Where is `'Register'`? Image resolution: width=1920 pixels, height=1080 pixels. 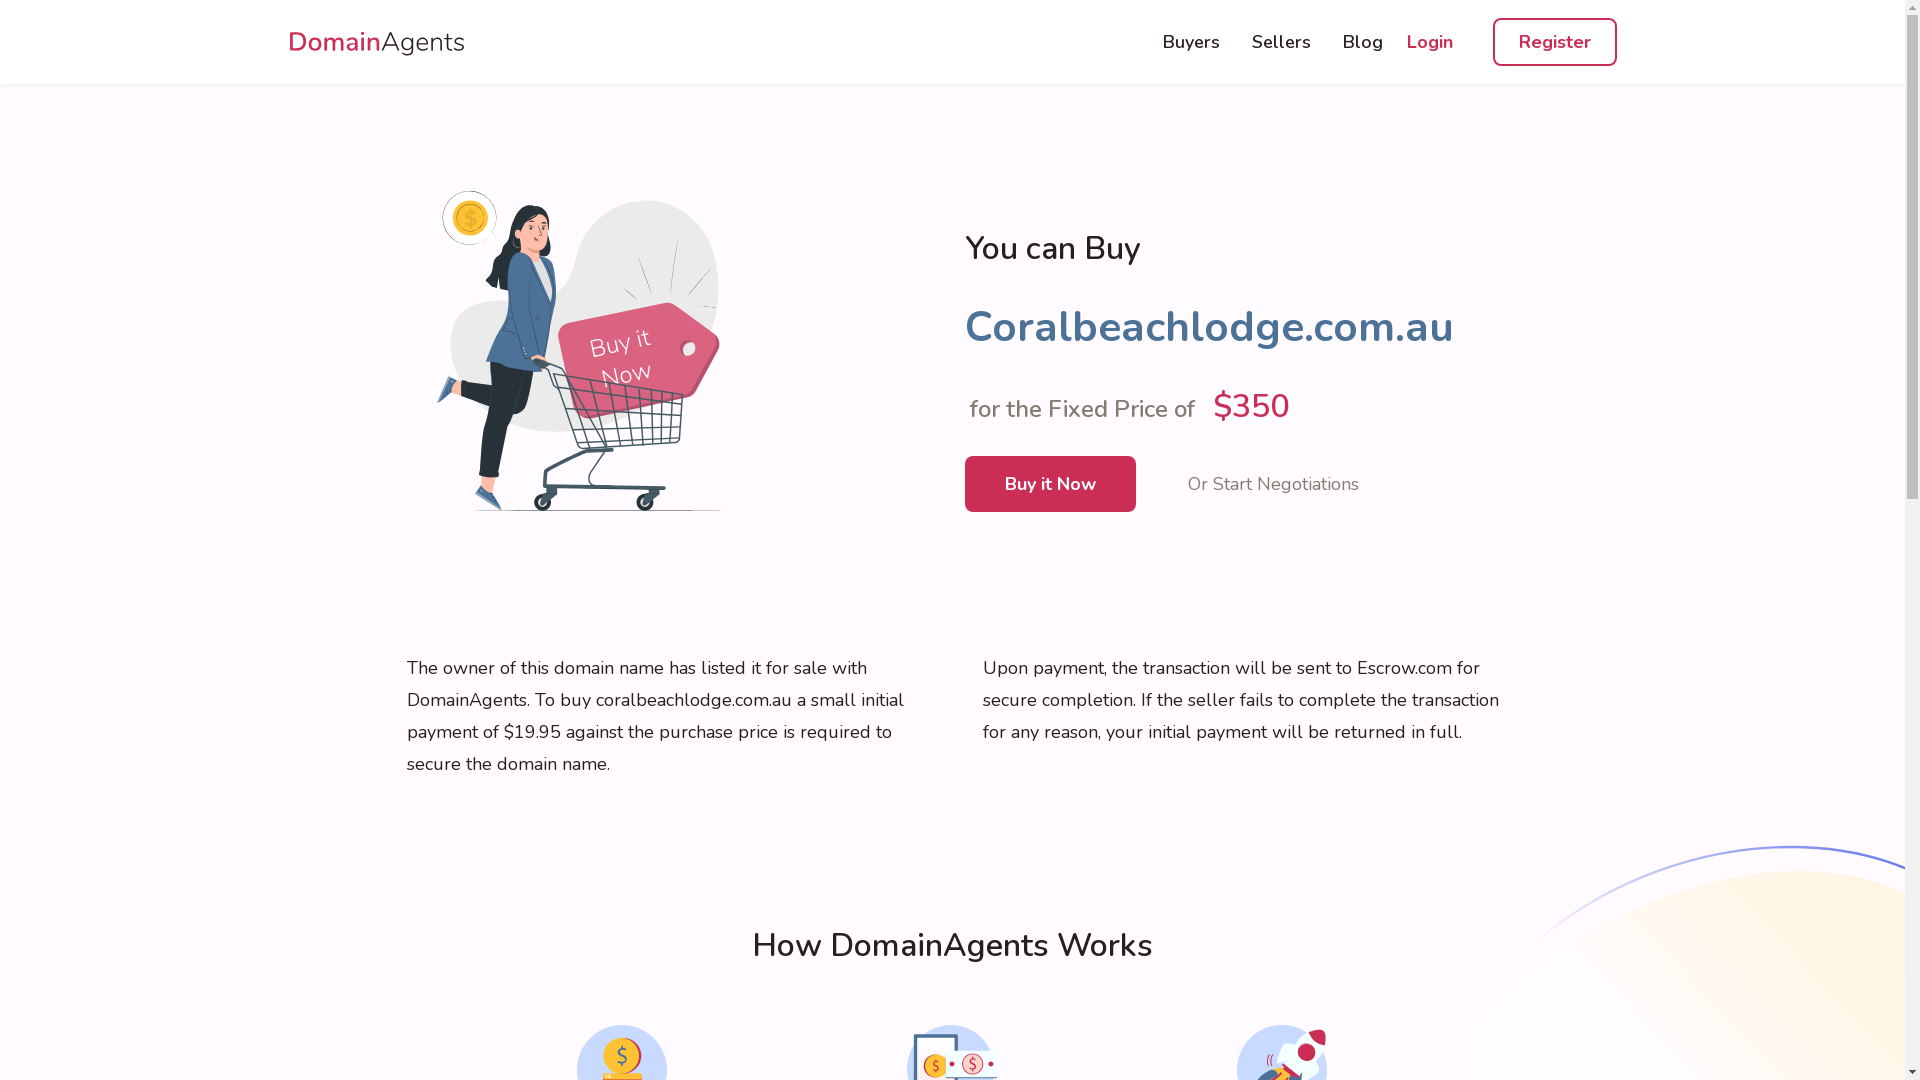
'Register' is located at coordinates (1492, 42).